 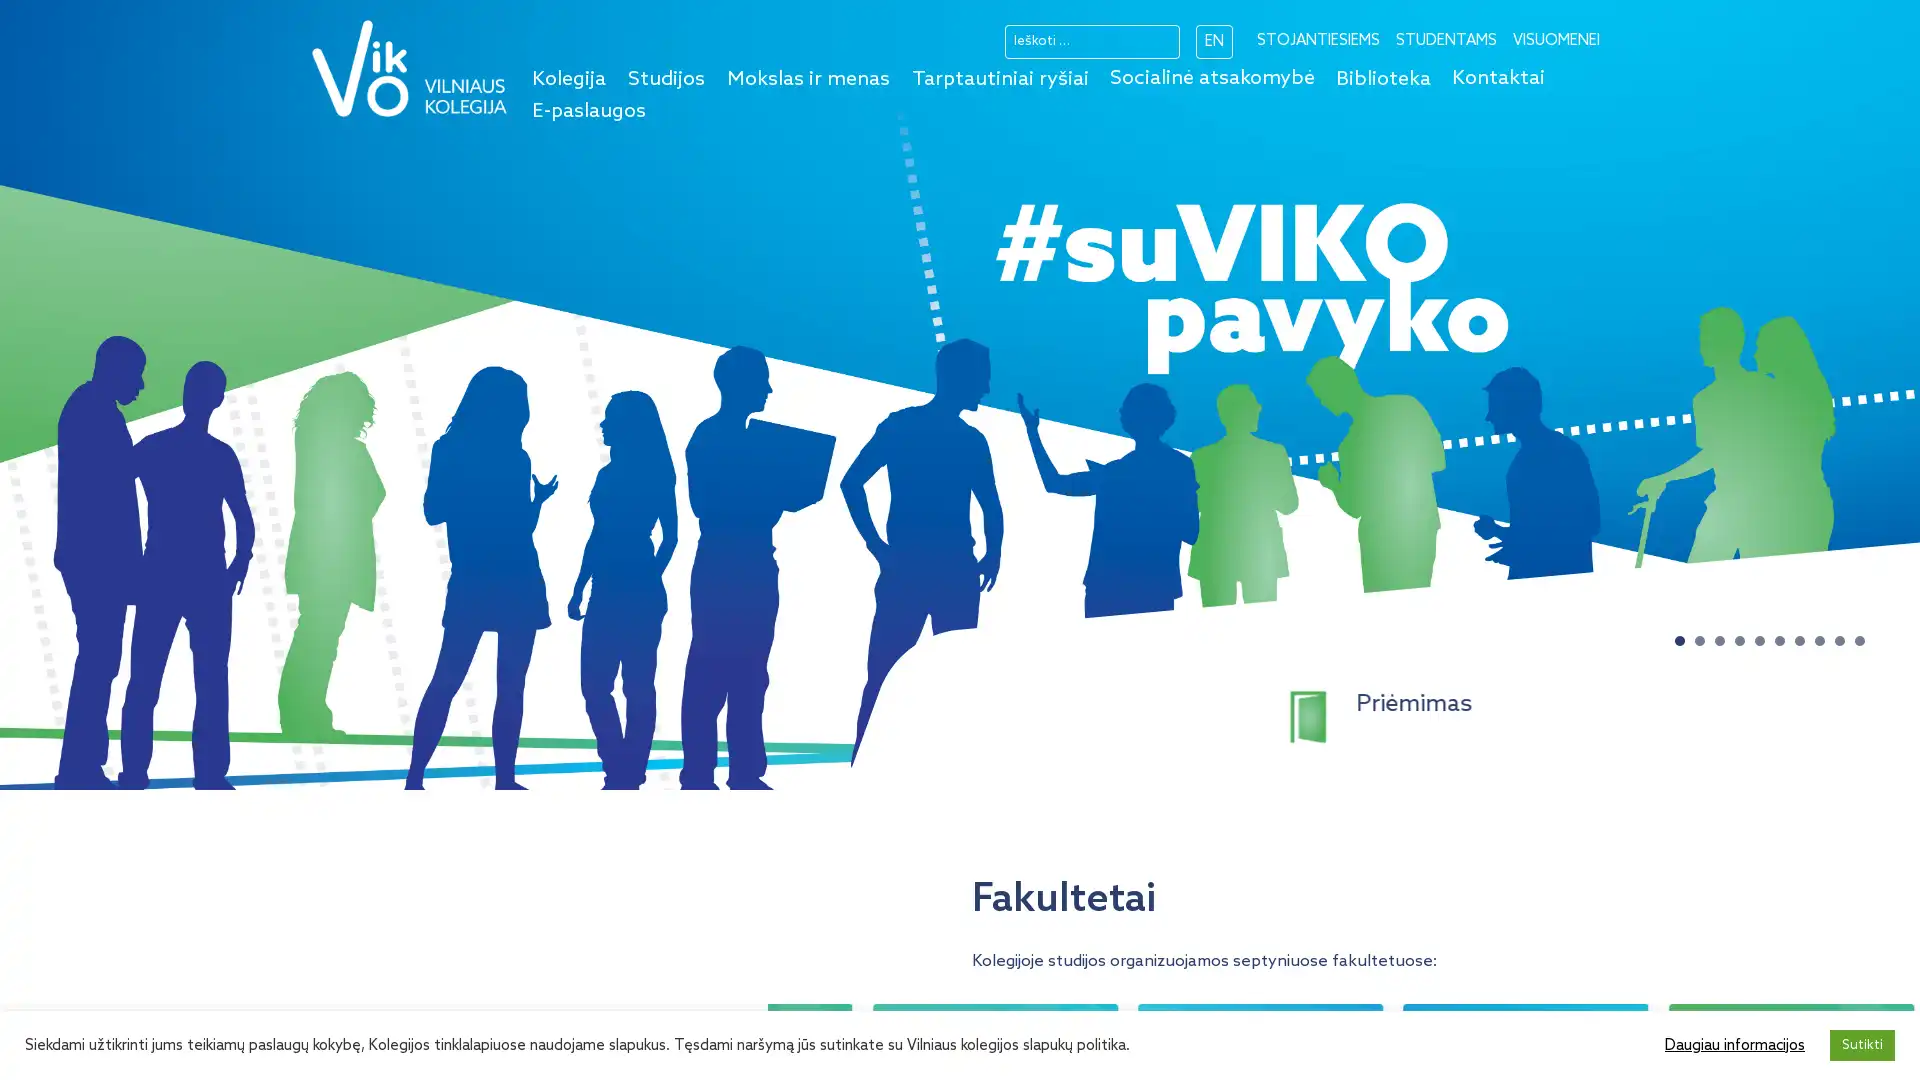 I want to click on Studijos, so click(x=666, y=79).